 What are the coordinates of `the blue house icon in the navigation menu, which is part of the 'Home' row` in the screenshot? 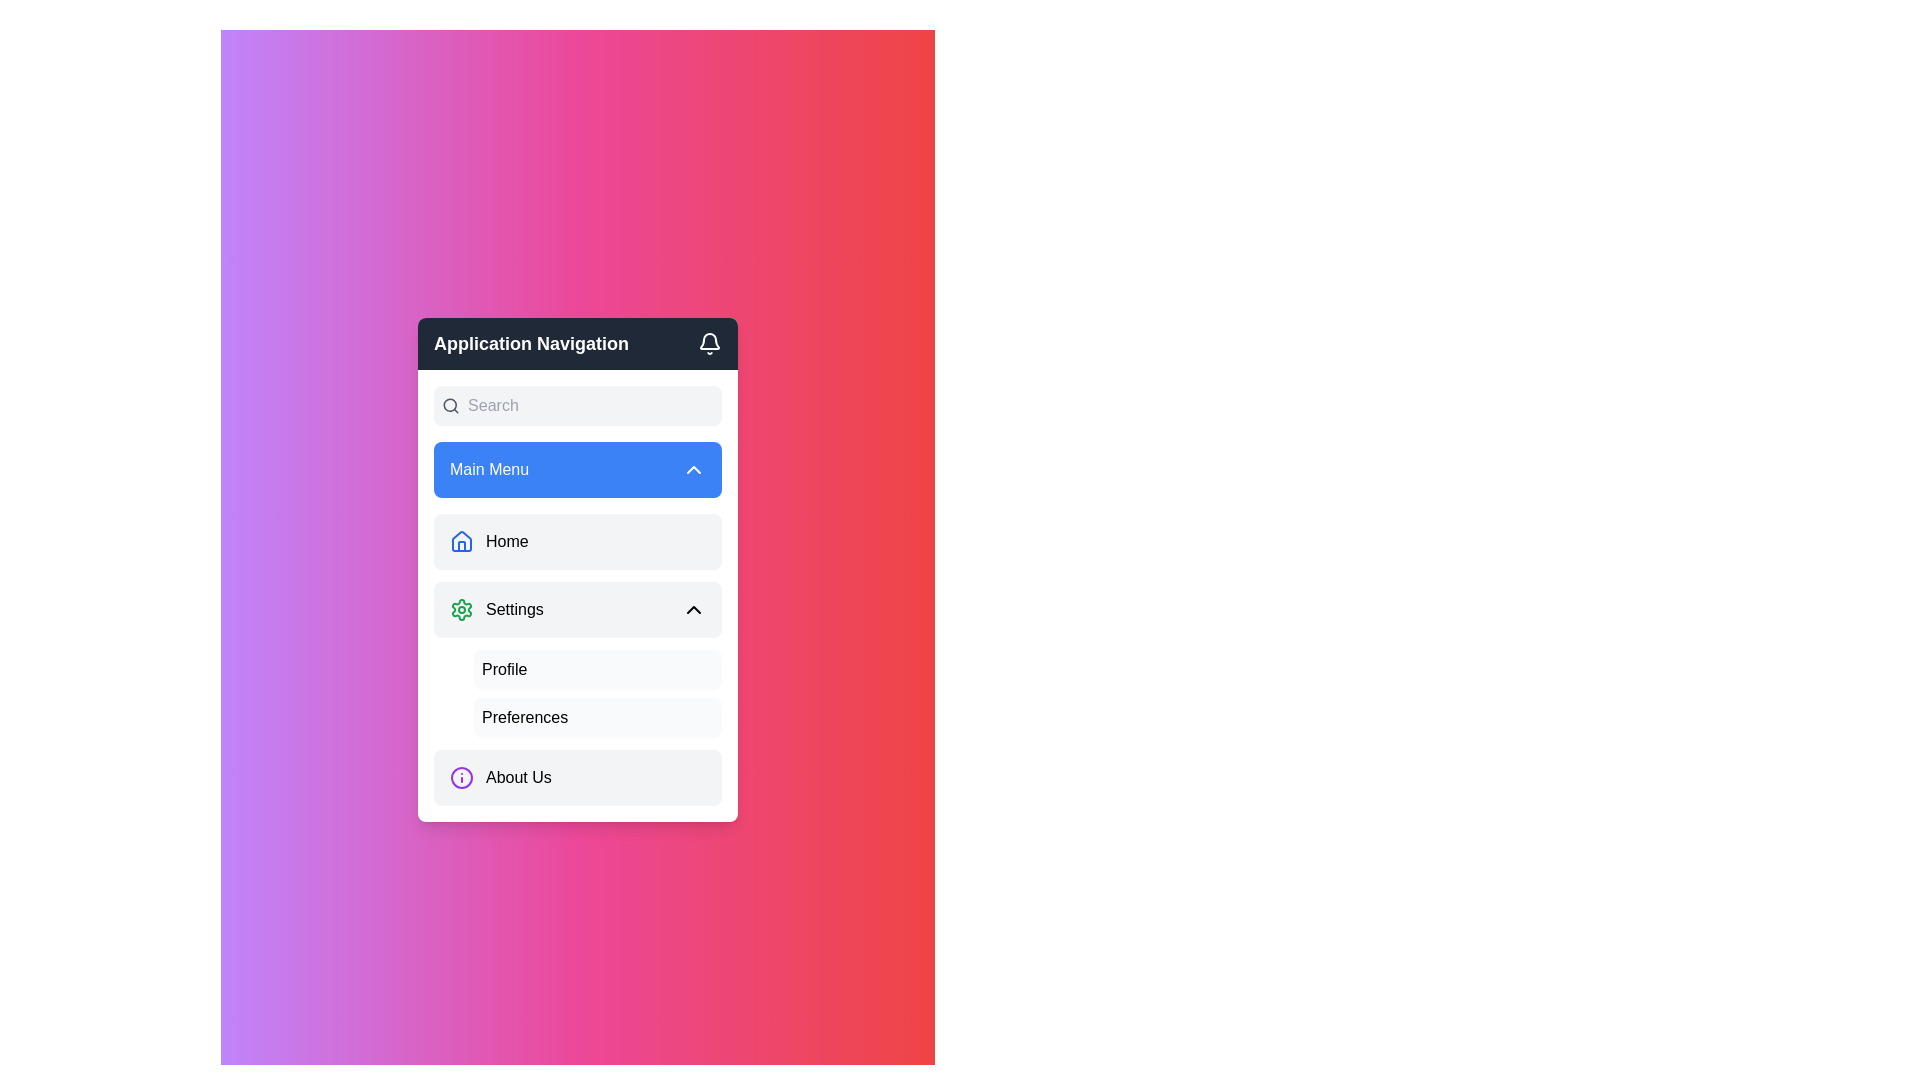 It's located at (460, 542).